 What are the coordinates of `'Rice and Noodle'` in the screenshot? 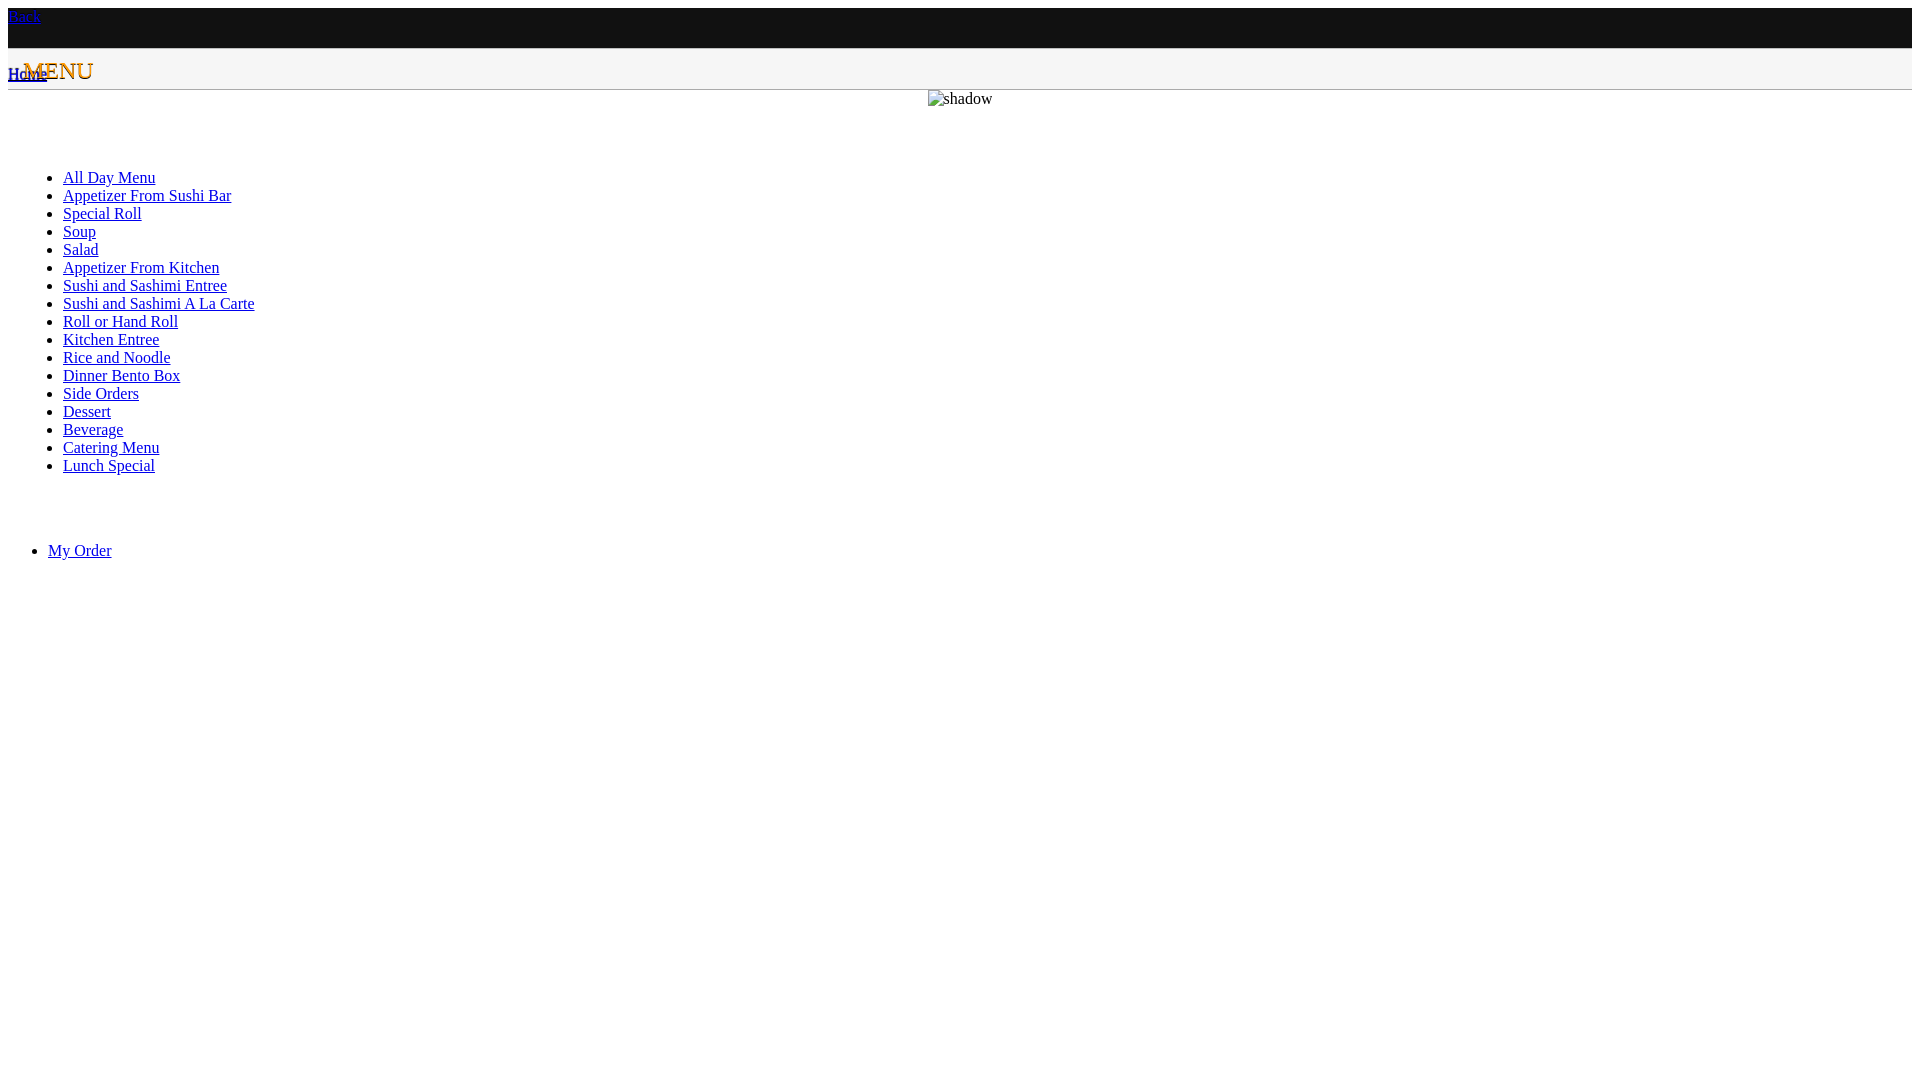 It's located at (115, 356).